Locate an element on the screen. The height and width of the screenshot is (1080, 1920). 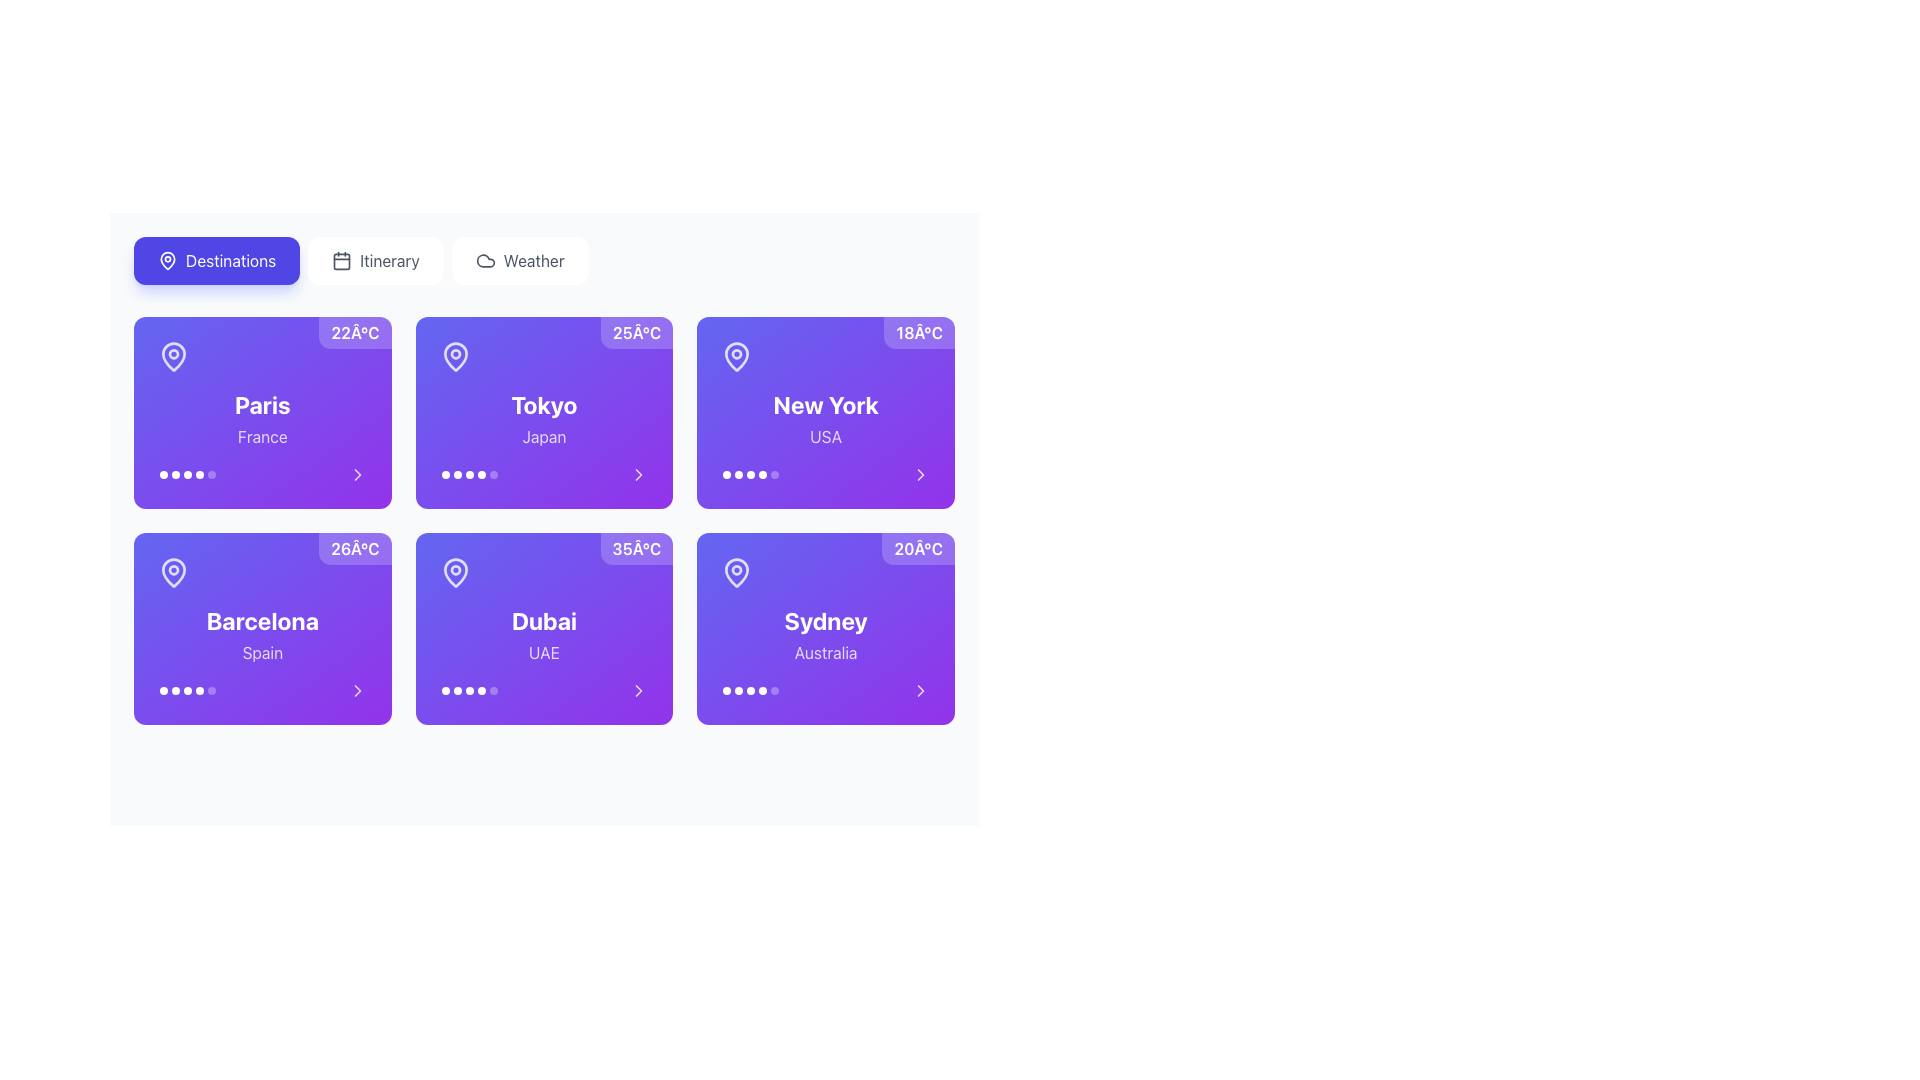
the current selection indicated by the highlighted dot in the Pagination indicator for 'Paris, France', located at the bottom center of the card is located at coordinates (187, 474).